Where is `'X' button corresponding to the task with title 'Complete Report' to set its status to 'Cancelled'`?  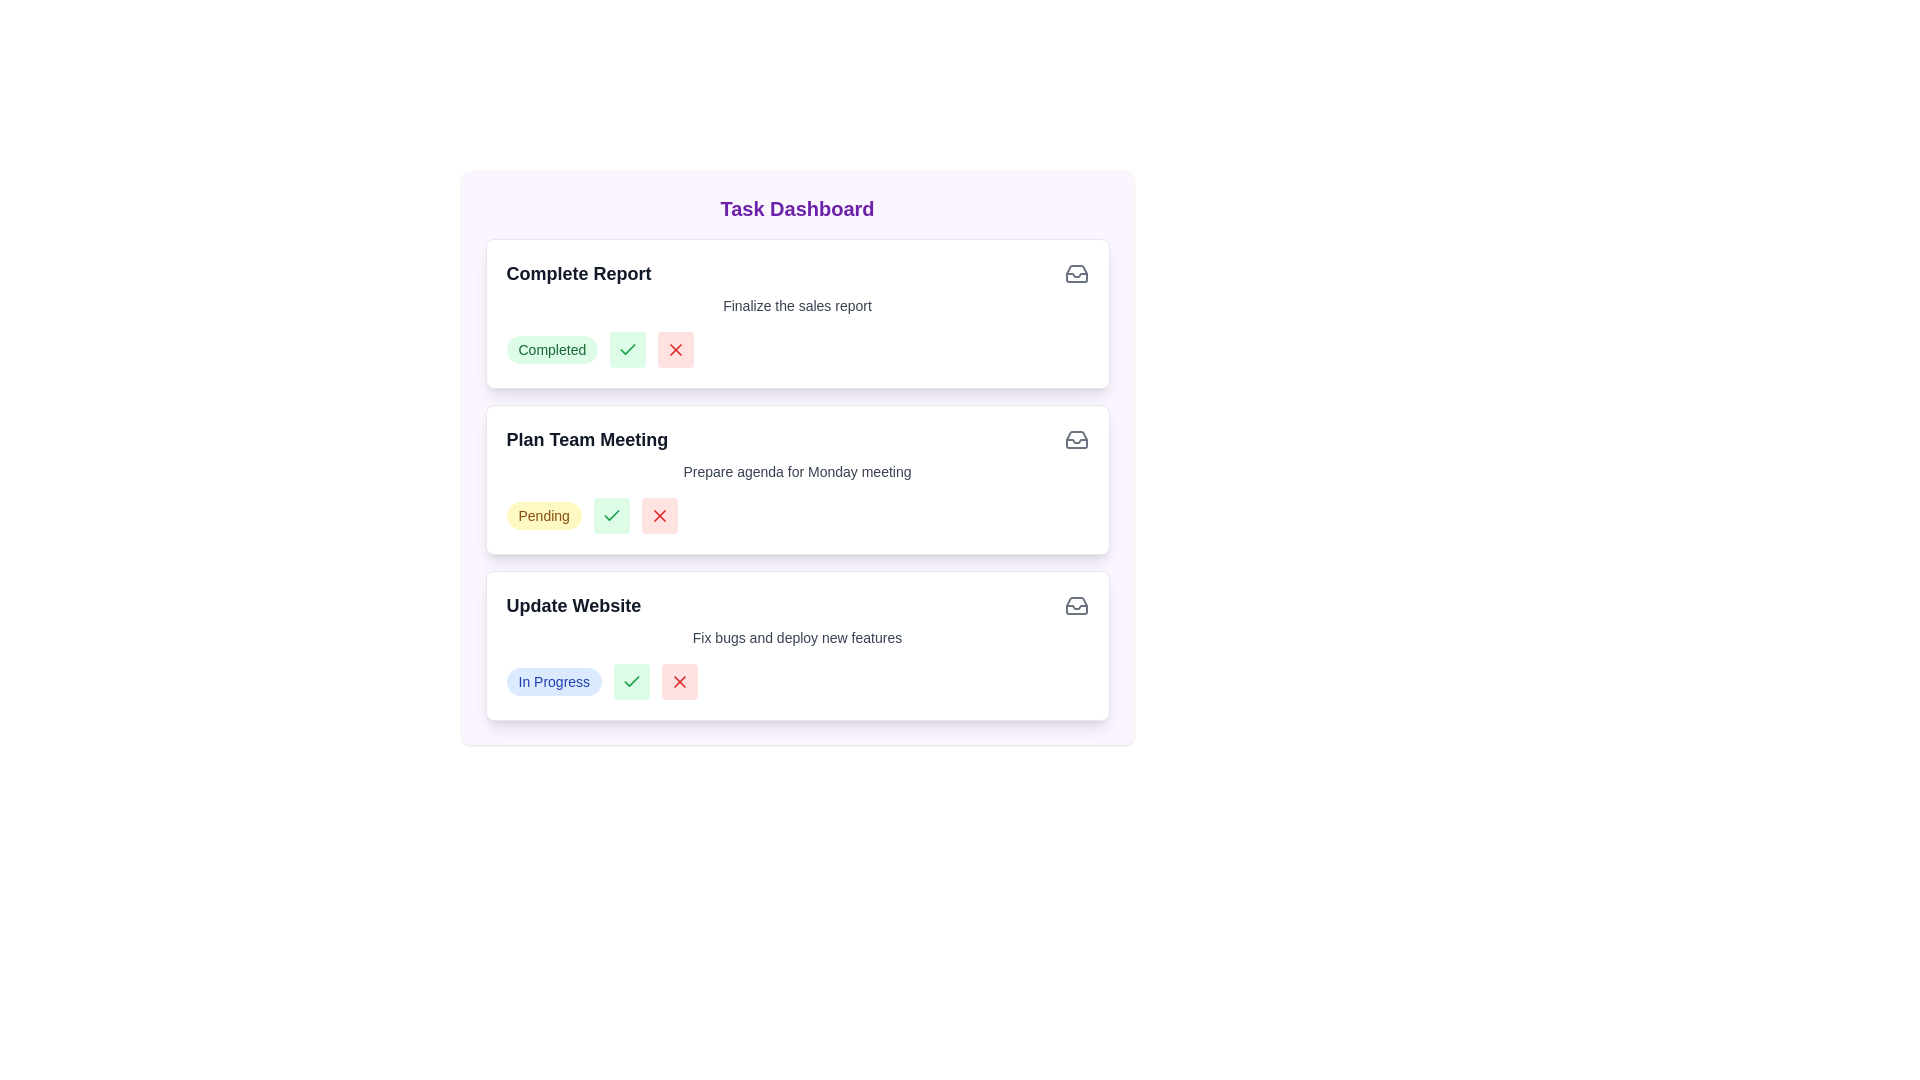 'X' button corresponding to the task with title 'Complete Report' to set its status to 'Cancelled' is located at coordinates (676, 349).